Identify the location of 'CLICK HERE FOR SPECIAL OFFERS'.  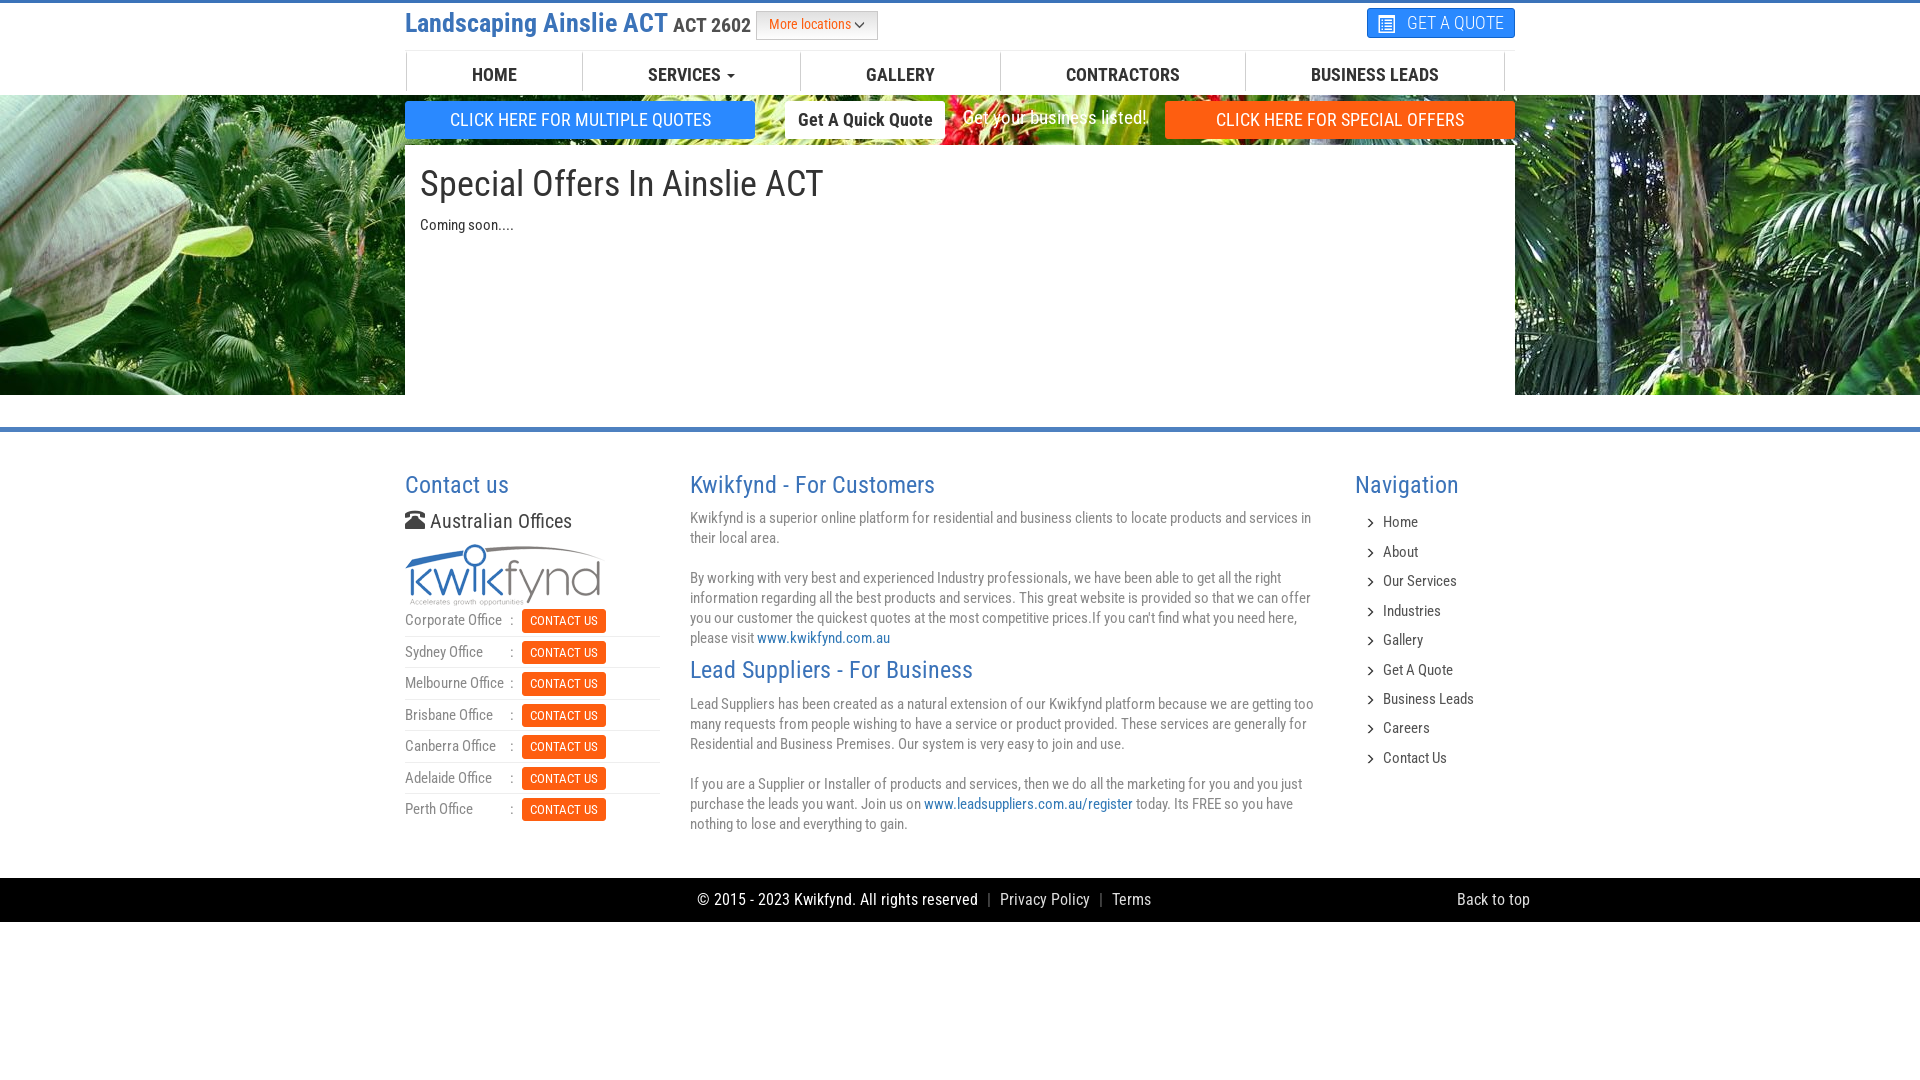
(1339, 119).